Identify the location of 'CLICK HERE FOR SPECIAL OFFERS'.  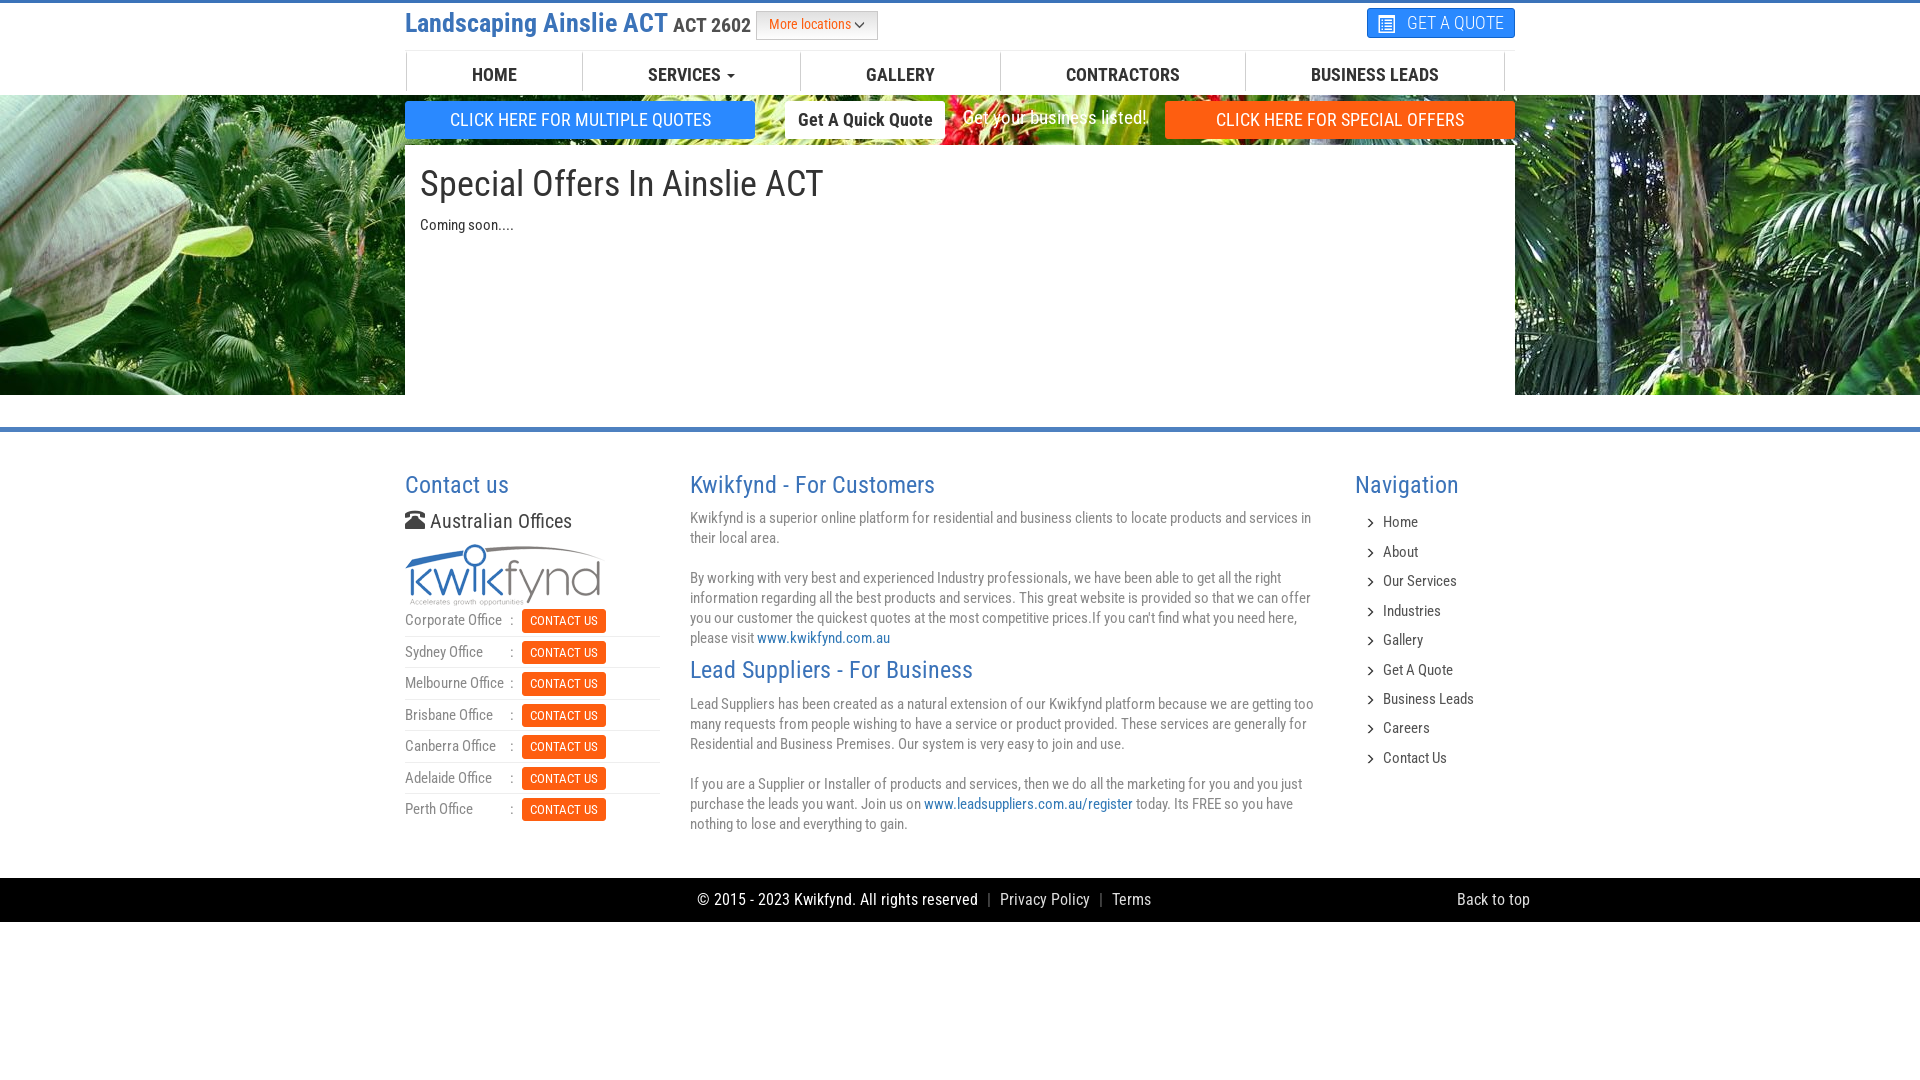
(1339, 119).